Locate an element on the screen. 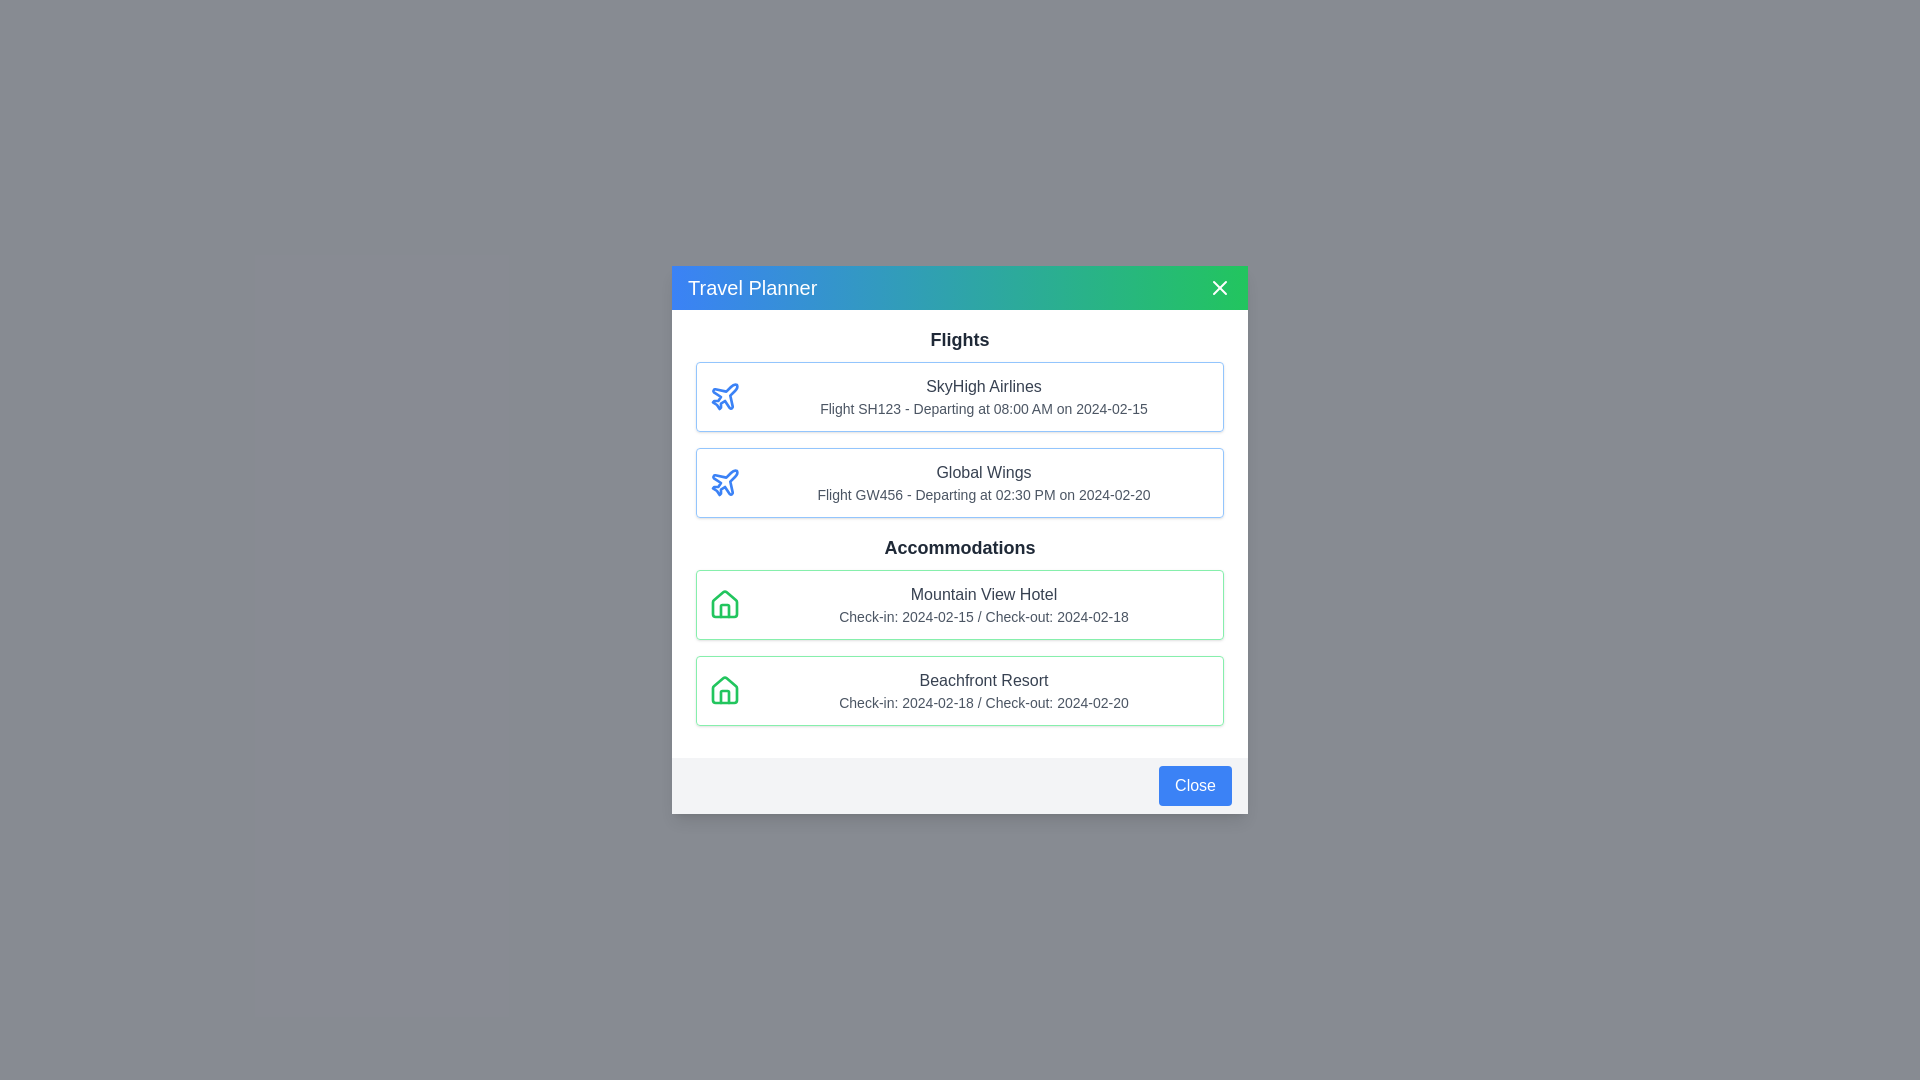 The height and width of the screenshot is (1080, 1920). the aviation icon in the top left area of the topmost card in the 'Flights' section to focus on the card content is located at coordinates (724, 482).